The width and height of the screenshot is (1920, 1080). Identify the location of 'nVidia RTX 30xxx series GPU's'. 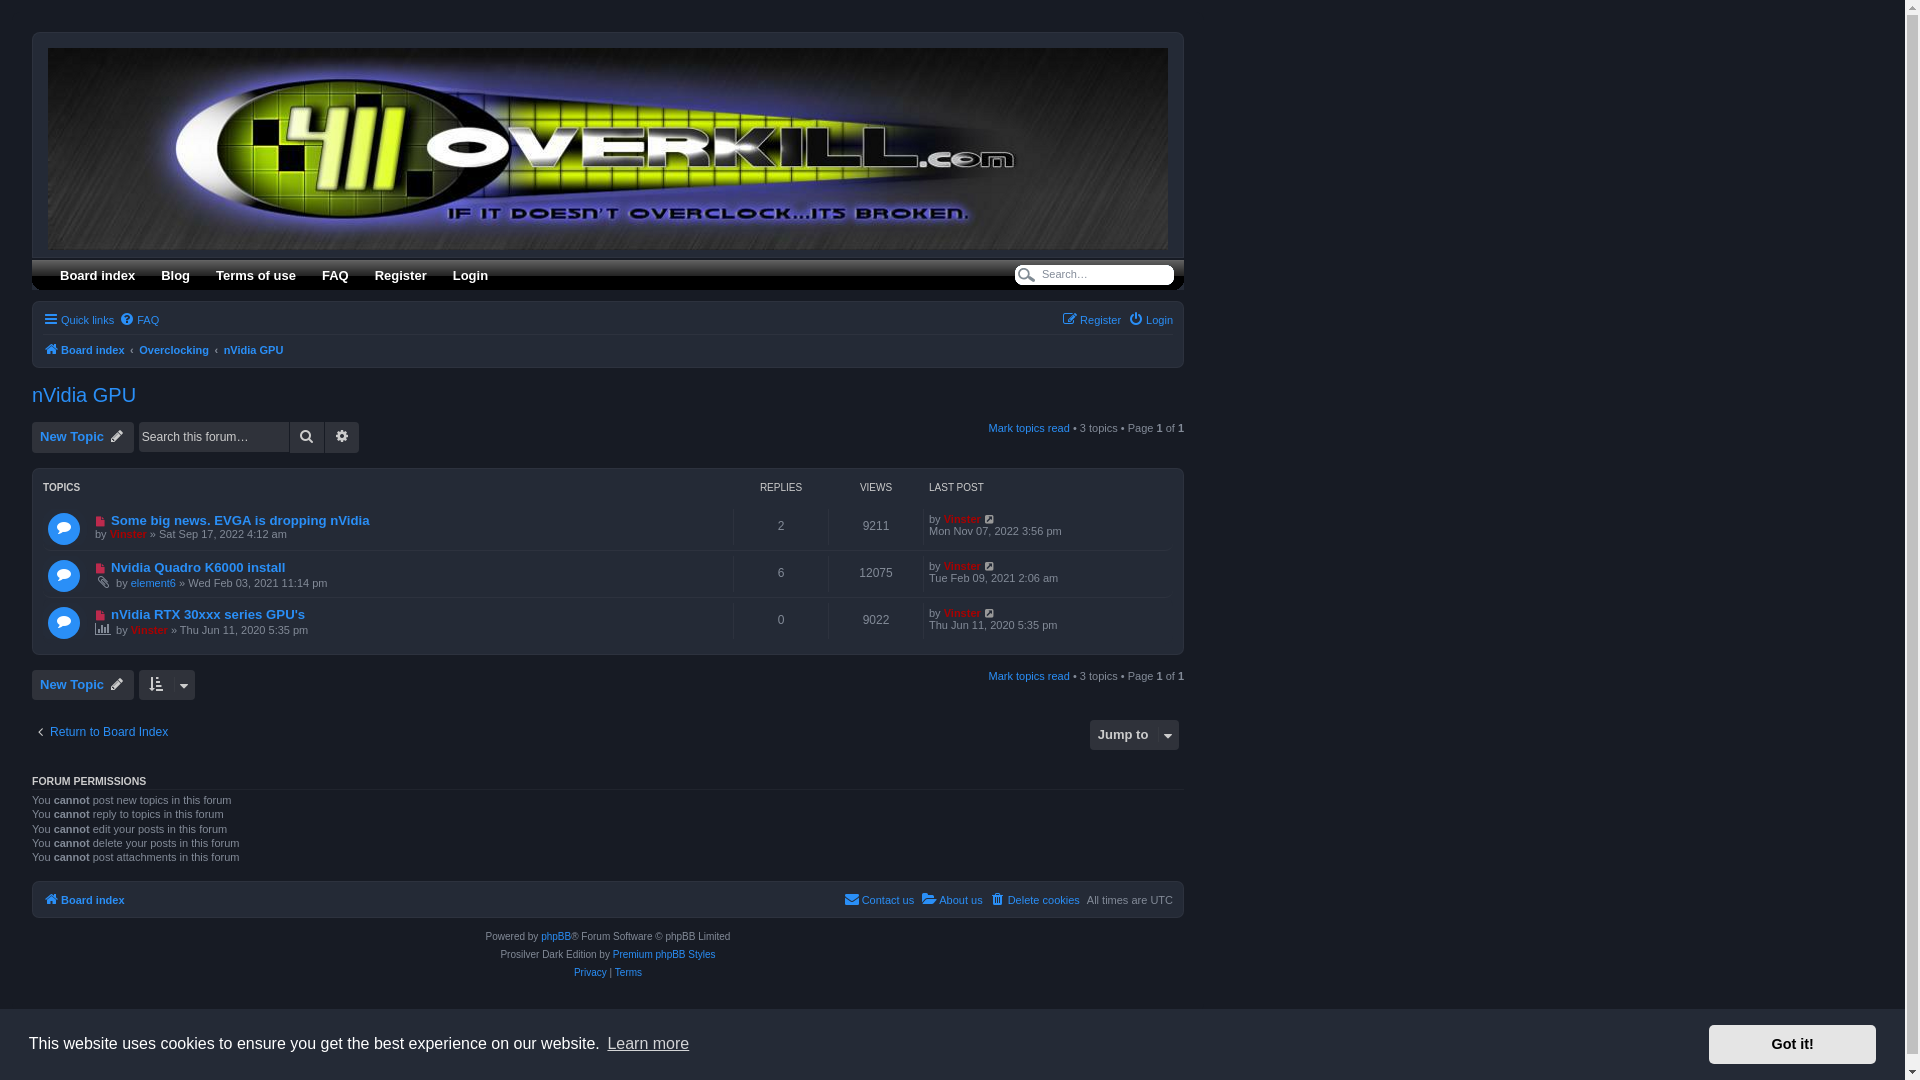
(109, 613).